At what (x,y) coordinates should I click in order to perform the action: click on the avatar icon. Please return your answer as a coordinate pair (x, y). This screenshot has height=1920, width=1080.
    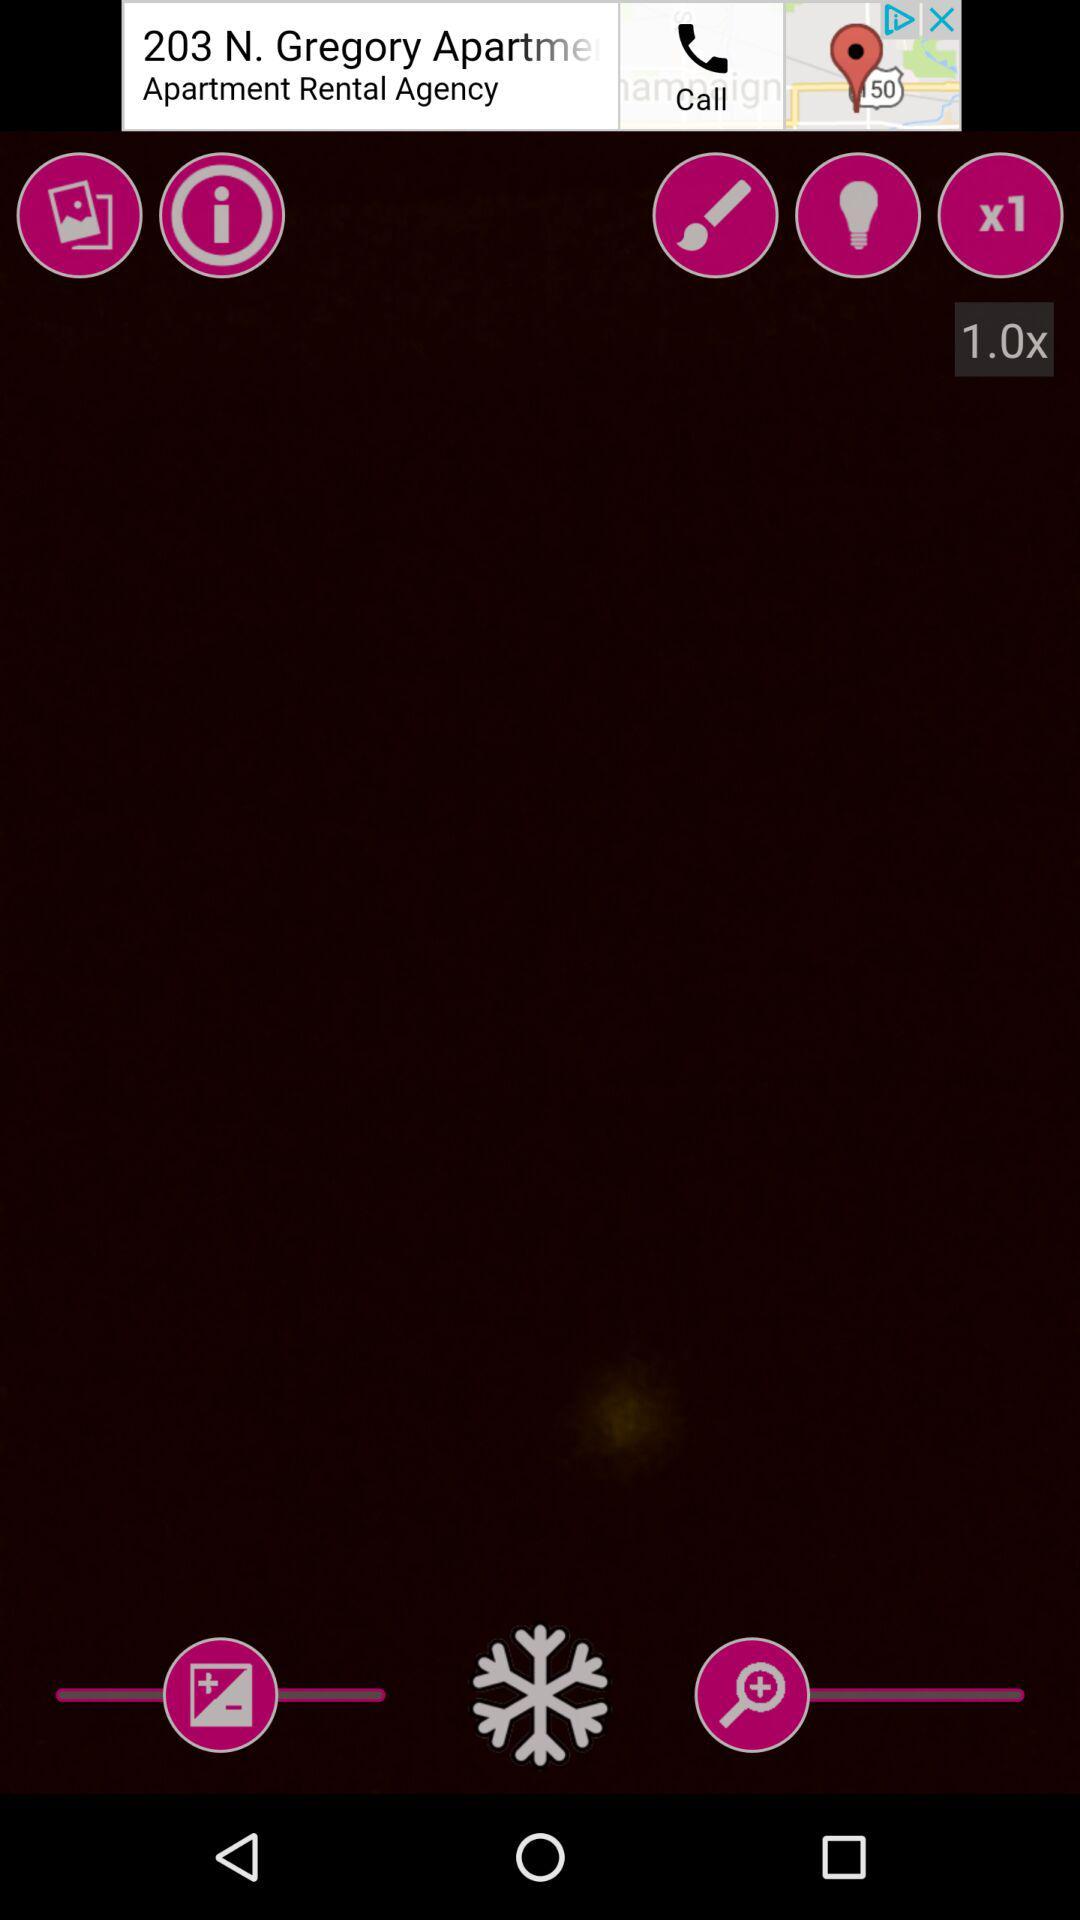
    Looking at the image, I should click on (856, 215).